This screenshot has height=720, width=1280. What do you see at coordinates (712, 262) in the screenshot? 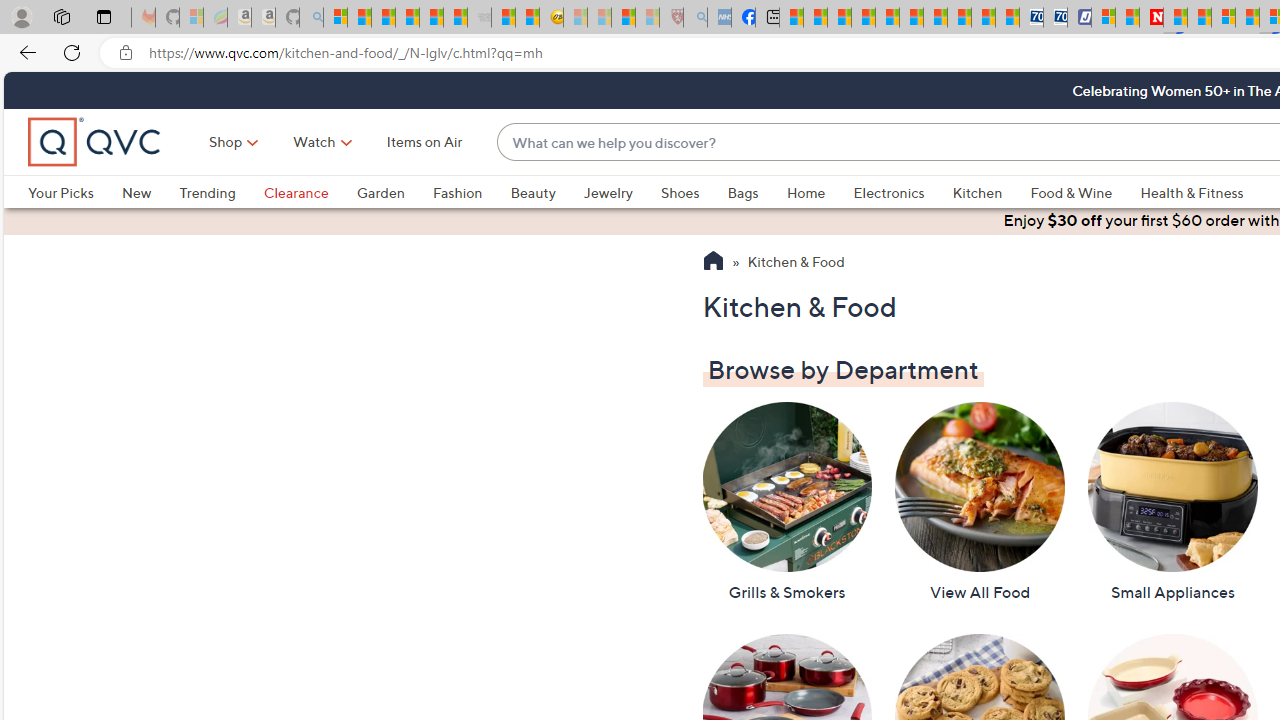
I see `'Return to QVC Homepage'` at bounding box center [712, 262].